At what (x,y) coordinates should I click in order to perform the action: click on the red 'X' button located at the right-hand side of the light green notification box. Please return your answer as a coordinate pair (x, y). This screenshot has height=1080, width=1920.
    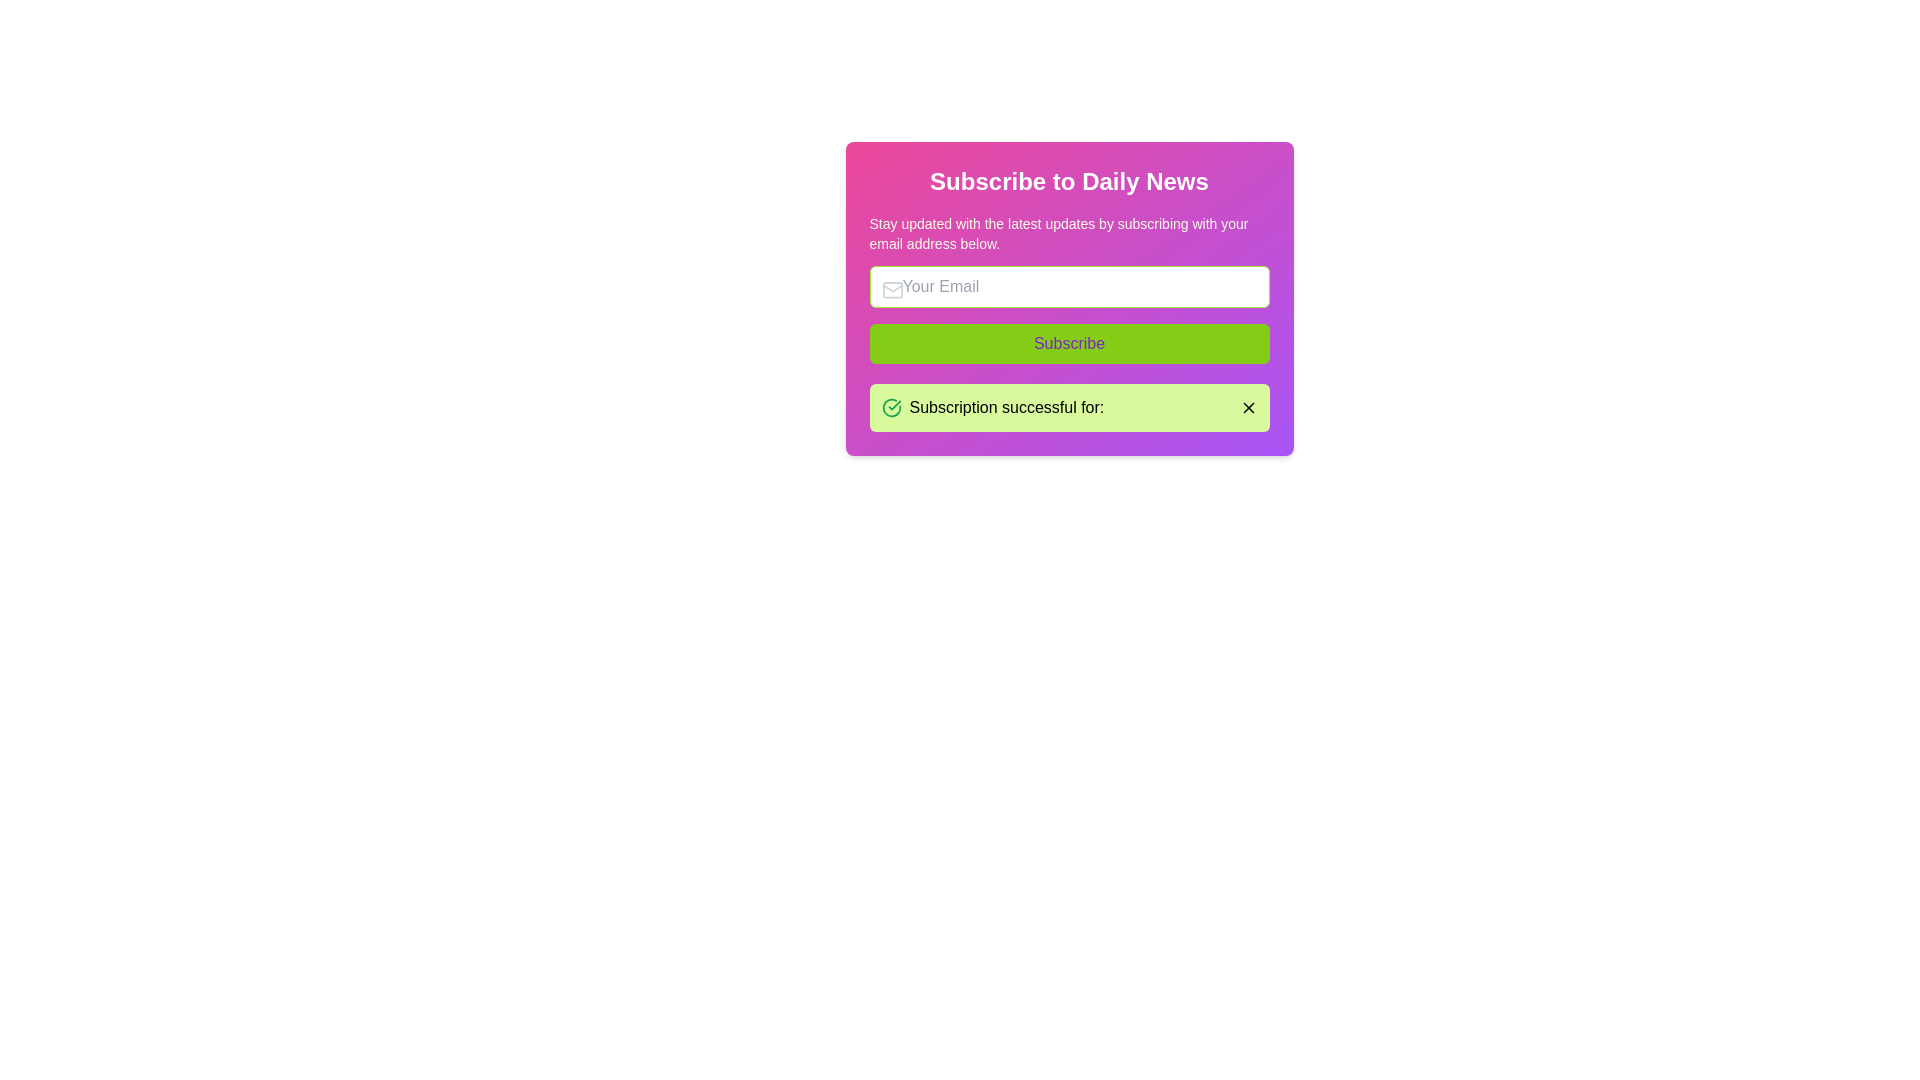
    Looking at the image, I should click on (1247, 407).